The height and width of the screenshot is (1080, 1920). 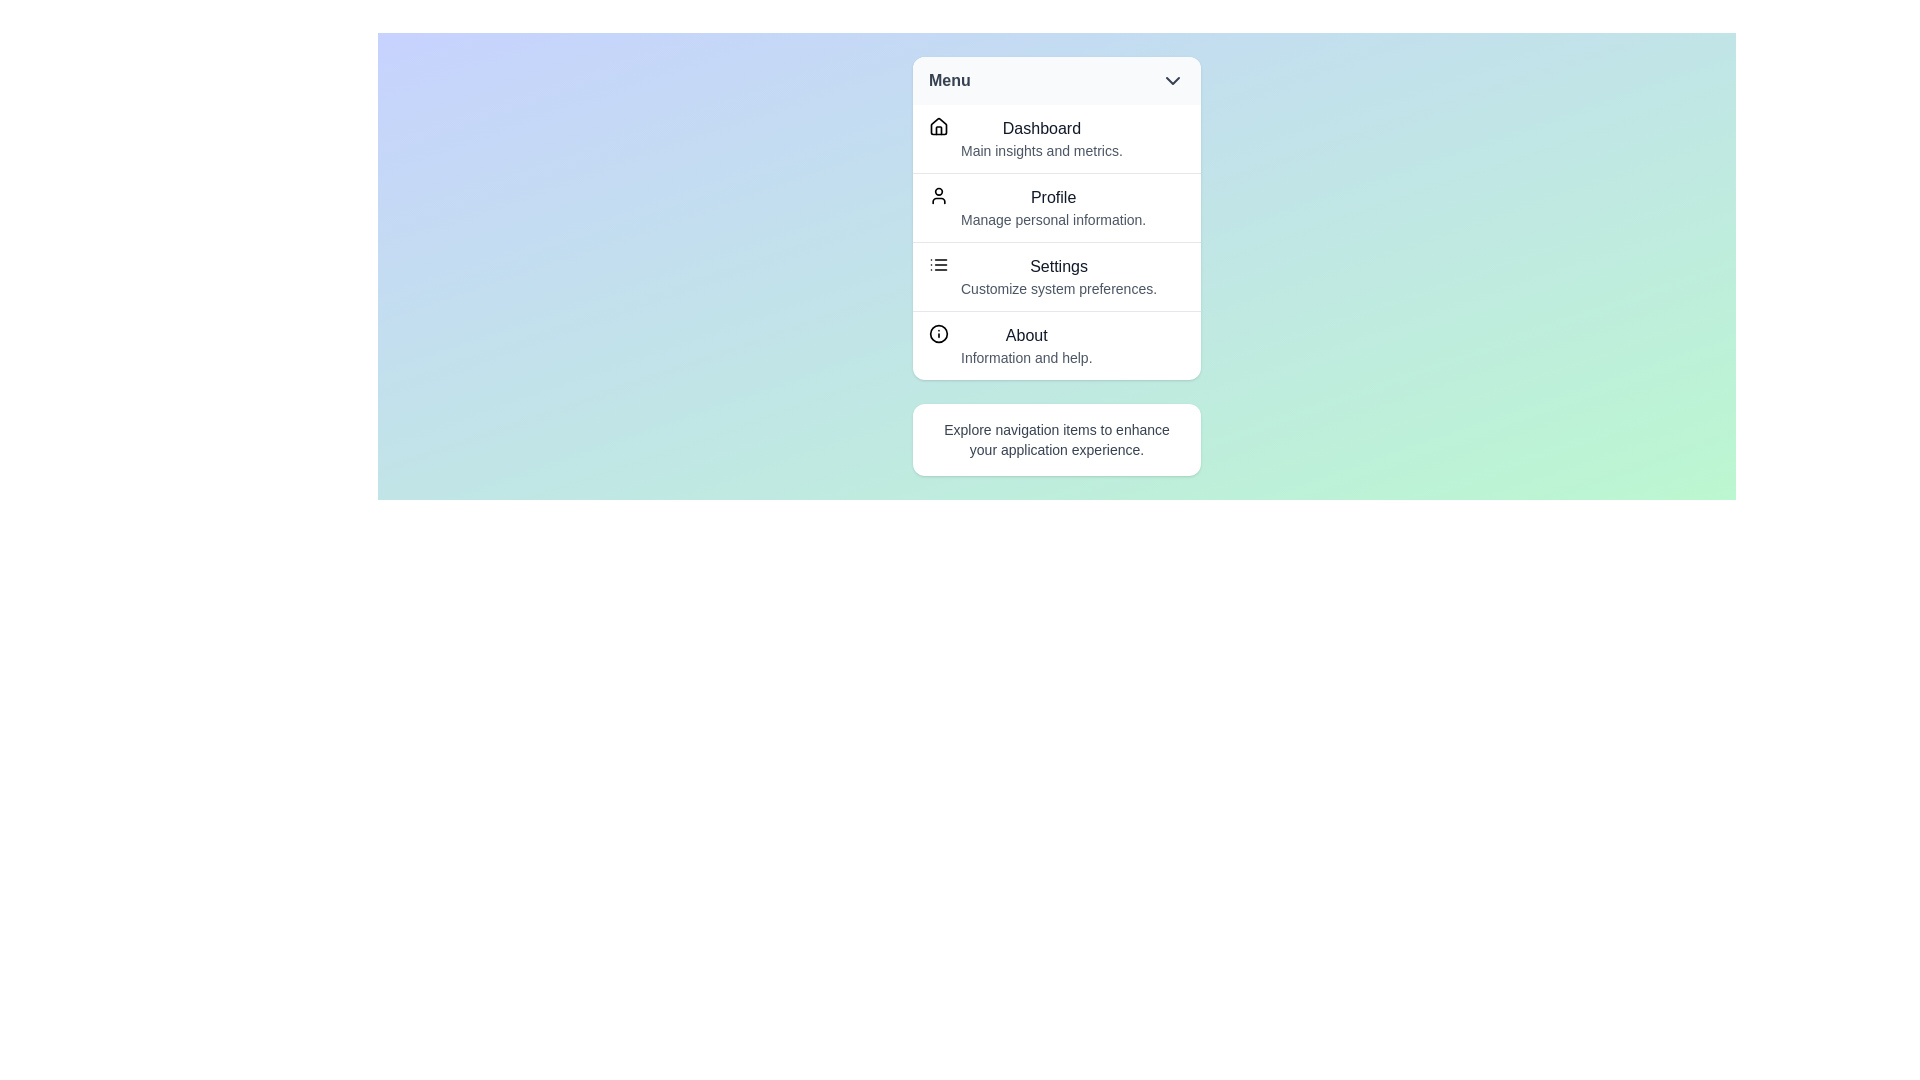 I want to click on the icon next to the menu item labeled About, so click(x=938, y=333).